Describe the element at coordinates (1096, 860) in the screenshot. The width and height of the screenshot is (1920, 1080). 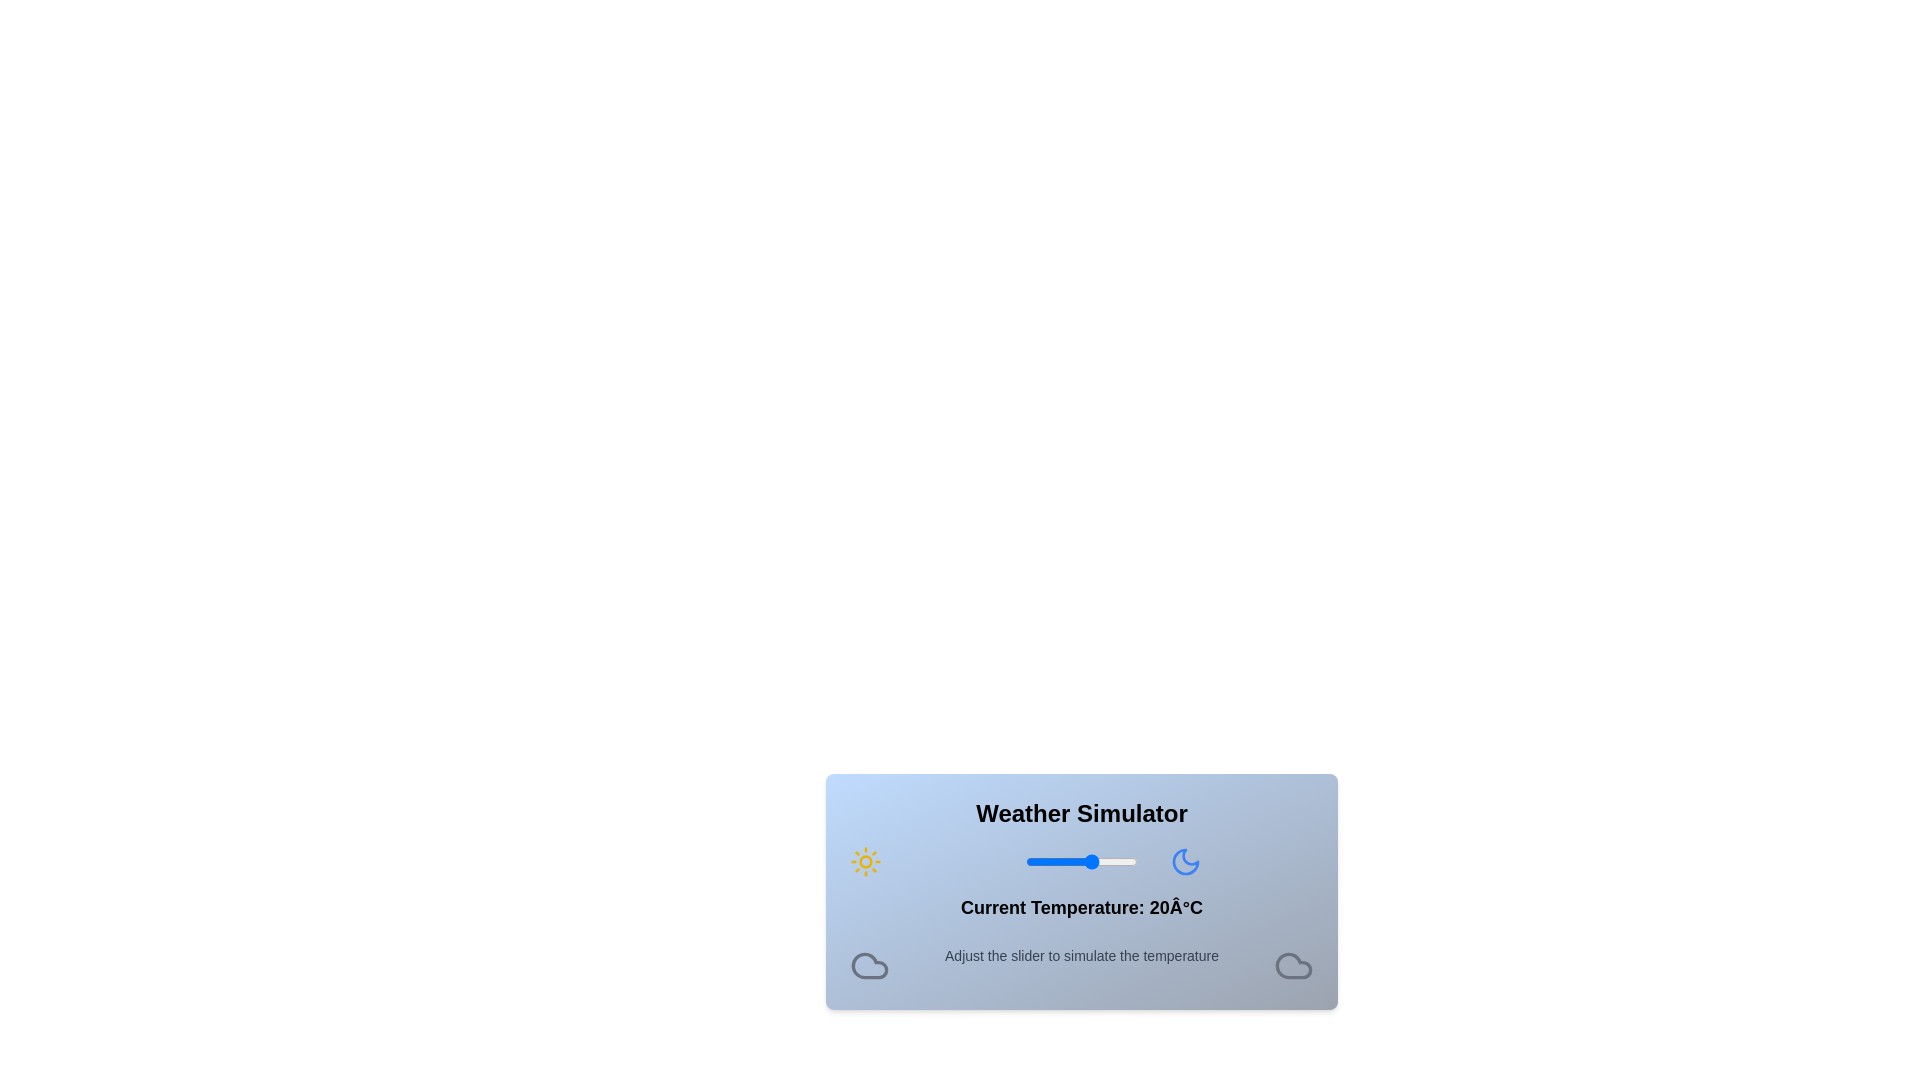
I see `the slider to set the temperature to 22°C` at that location.